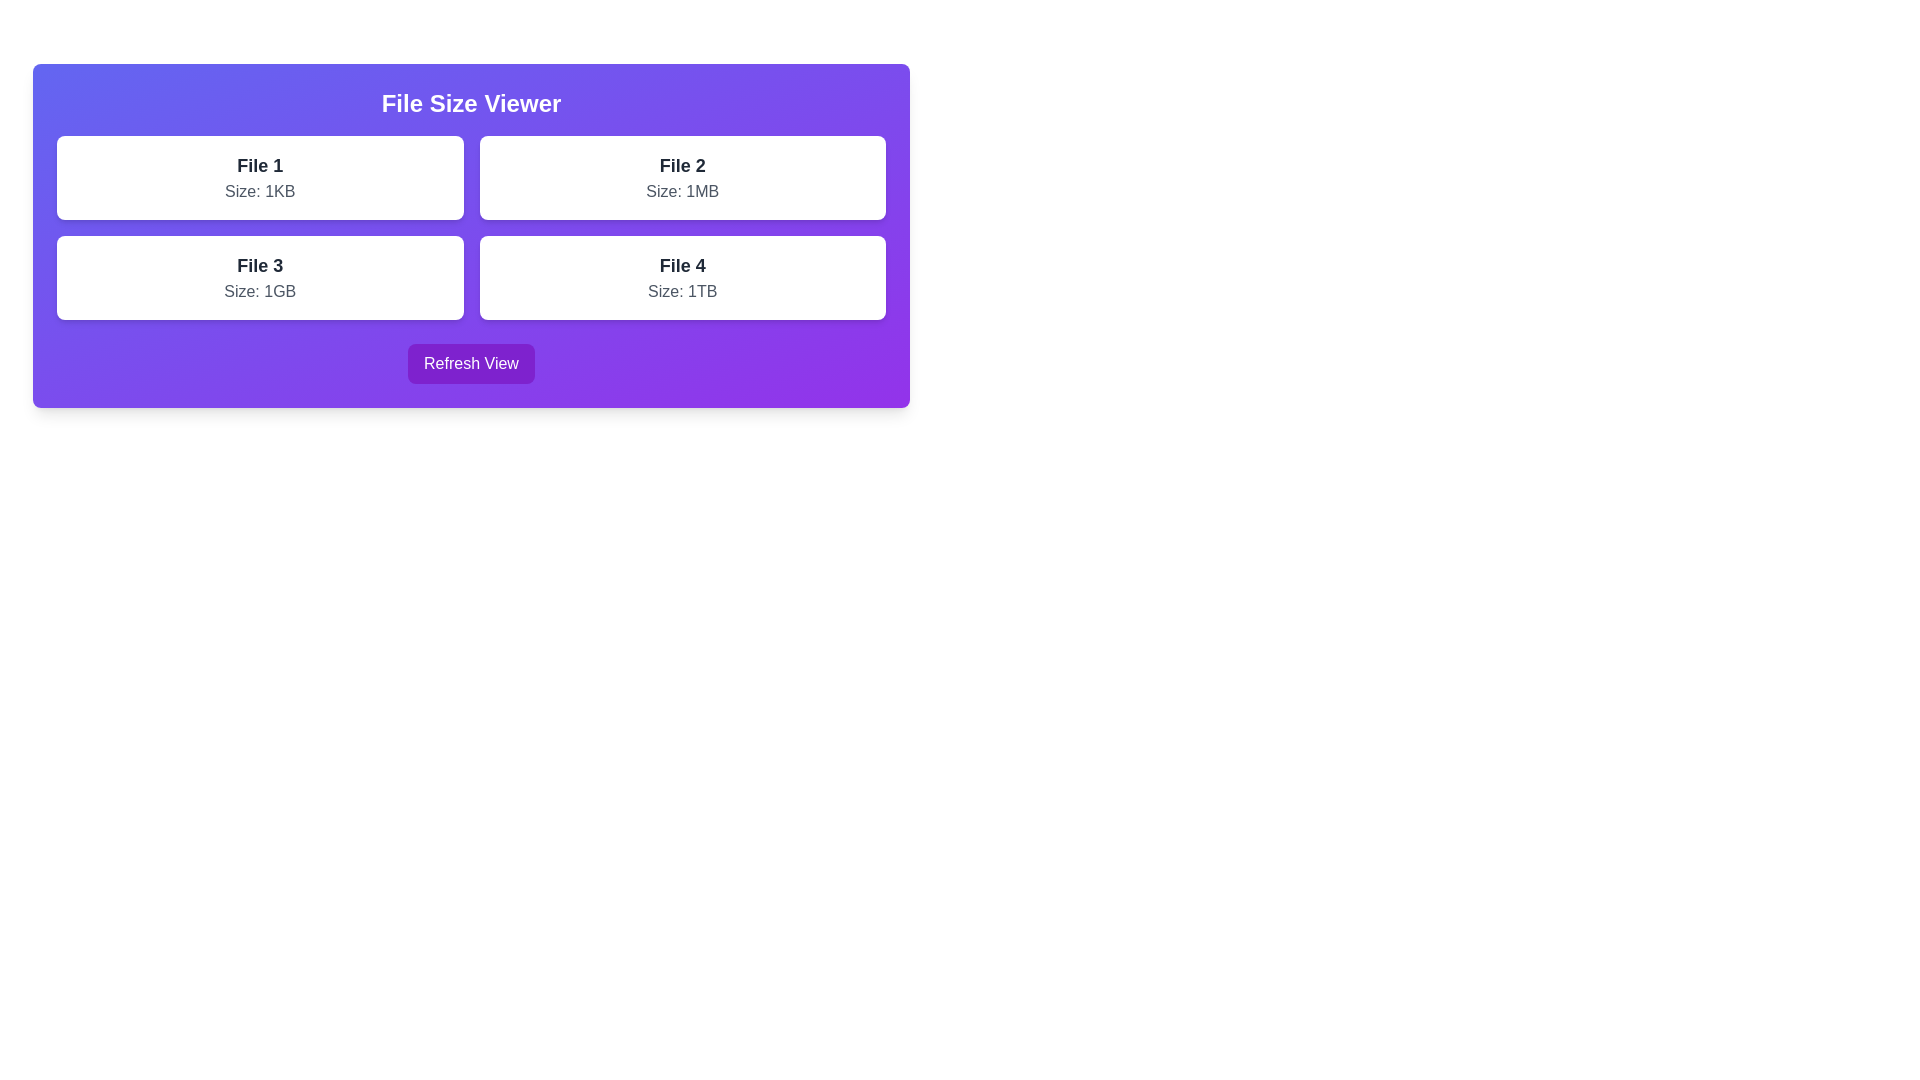 This screenshot has width=1920, height=1080. Describe the element at coordinates (682, 164) in the screenshot. I see `the bold, centered text label displaying 'File 2' in the 'File Size Viewer' grid layout` at that location.